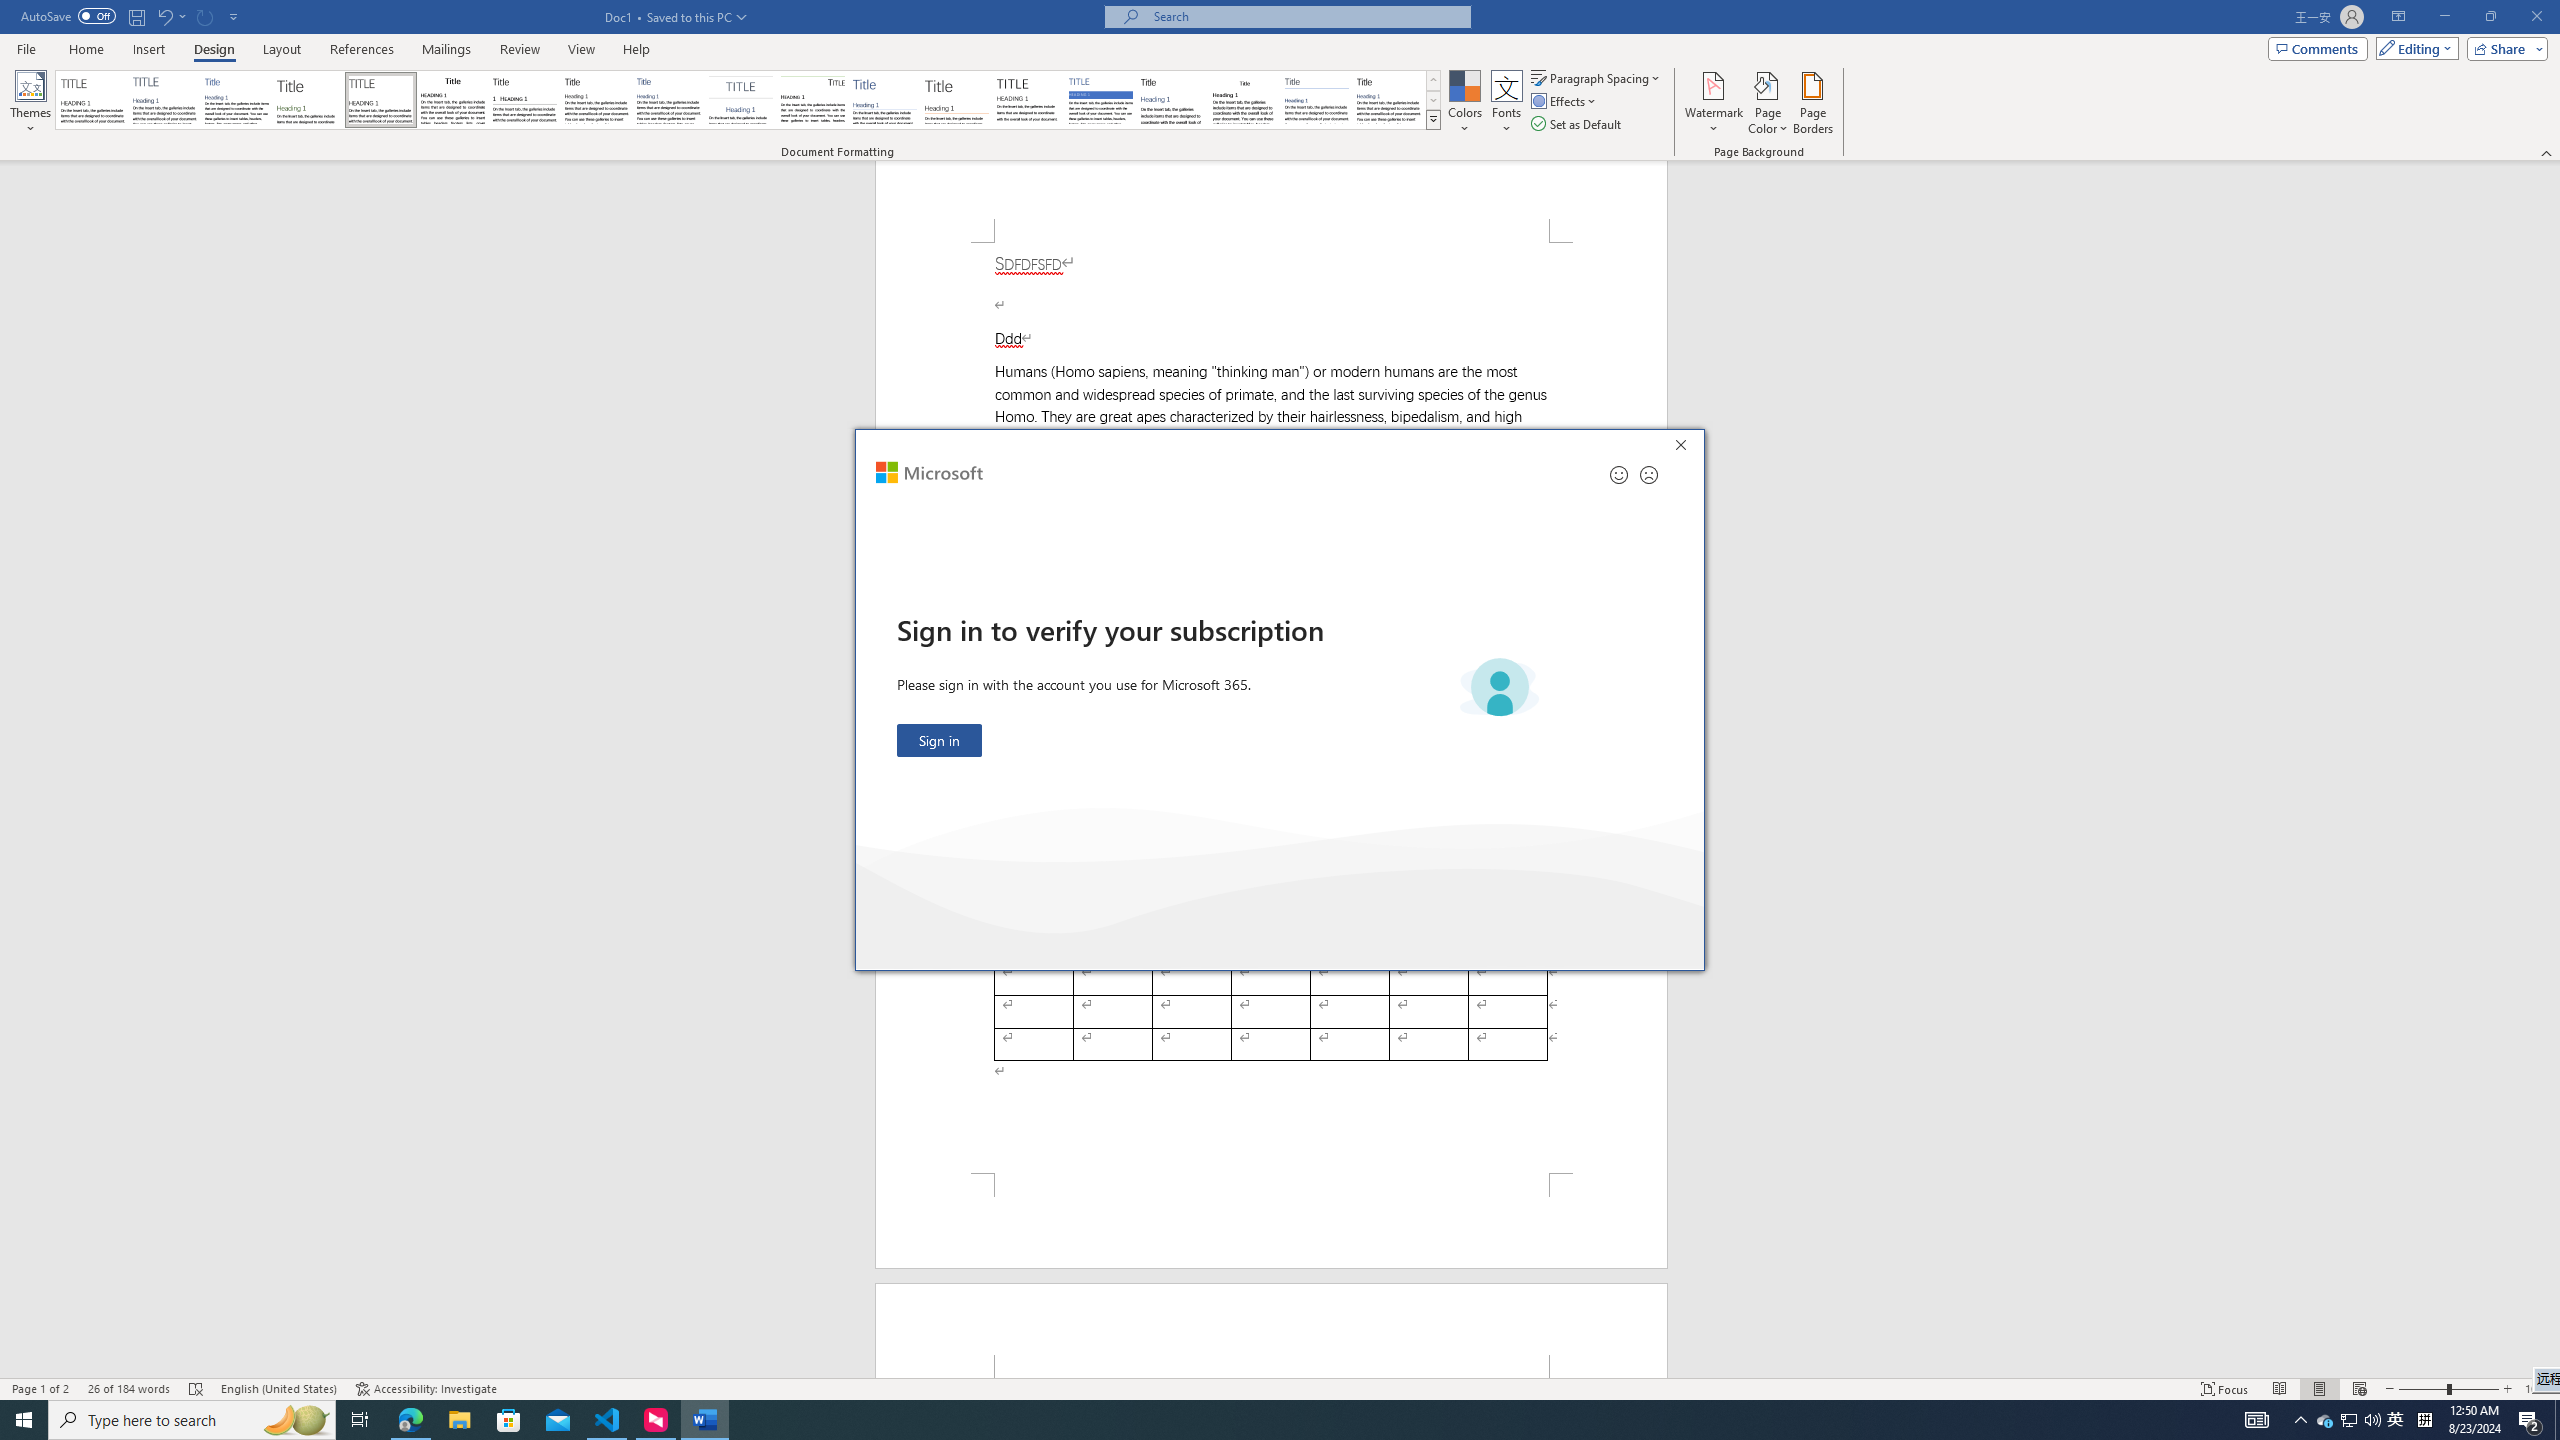  Describe the element at coordinates (523, 99) in the screenshot. I see `'Black & White (Numbered)'` at that location.